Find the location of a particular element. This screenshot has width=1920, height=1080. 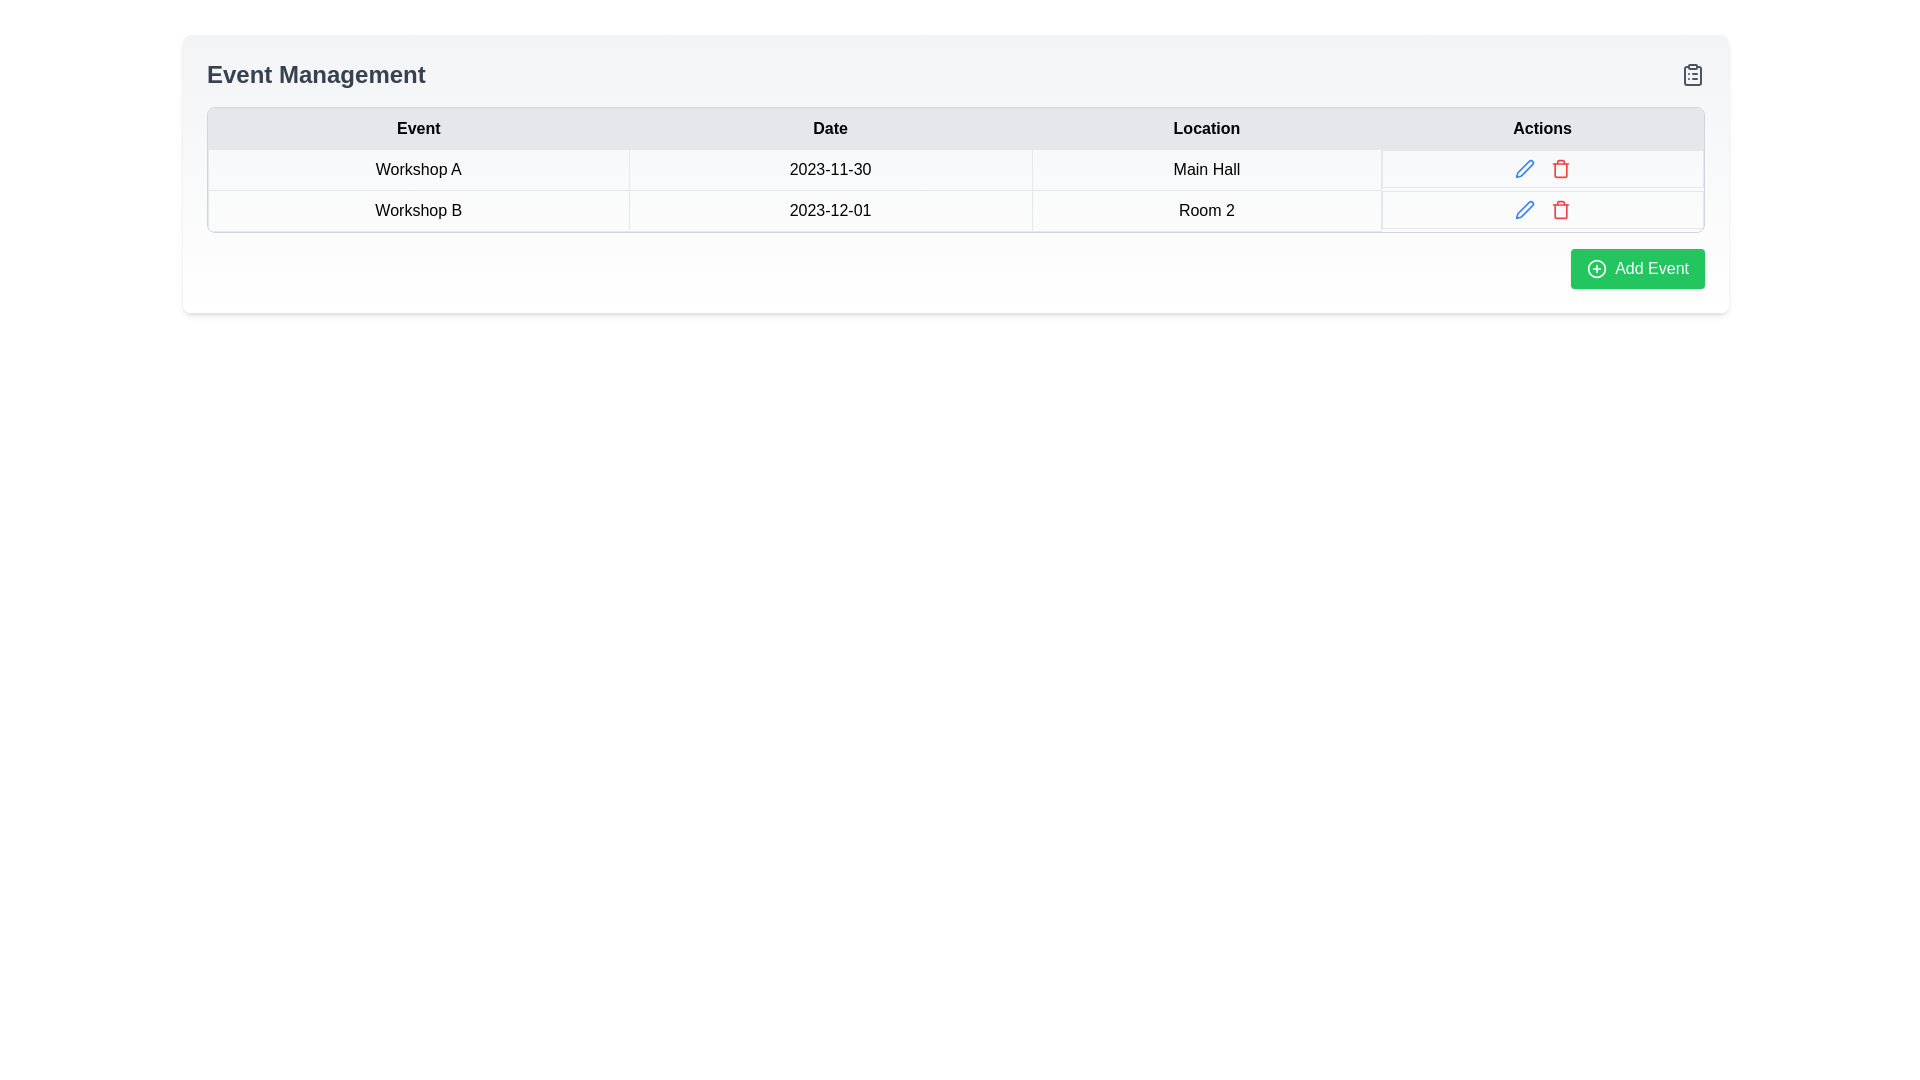

the static text label displaying 'Workshop B' located in the second row and first column of the 'Event Management' section table is located at coordinates (417, 211).